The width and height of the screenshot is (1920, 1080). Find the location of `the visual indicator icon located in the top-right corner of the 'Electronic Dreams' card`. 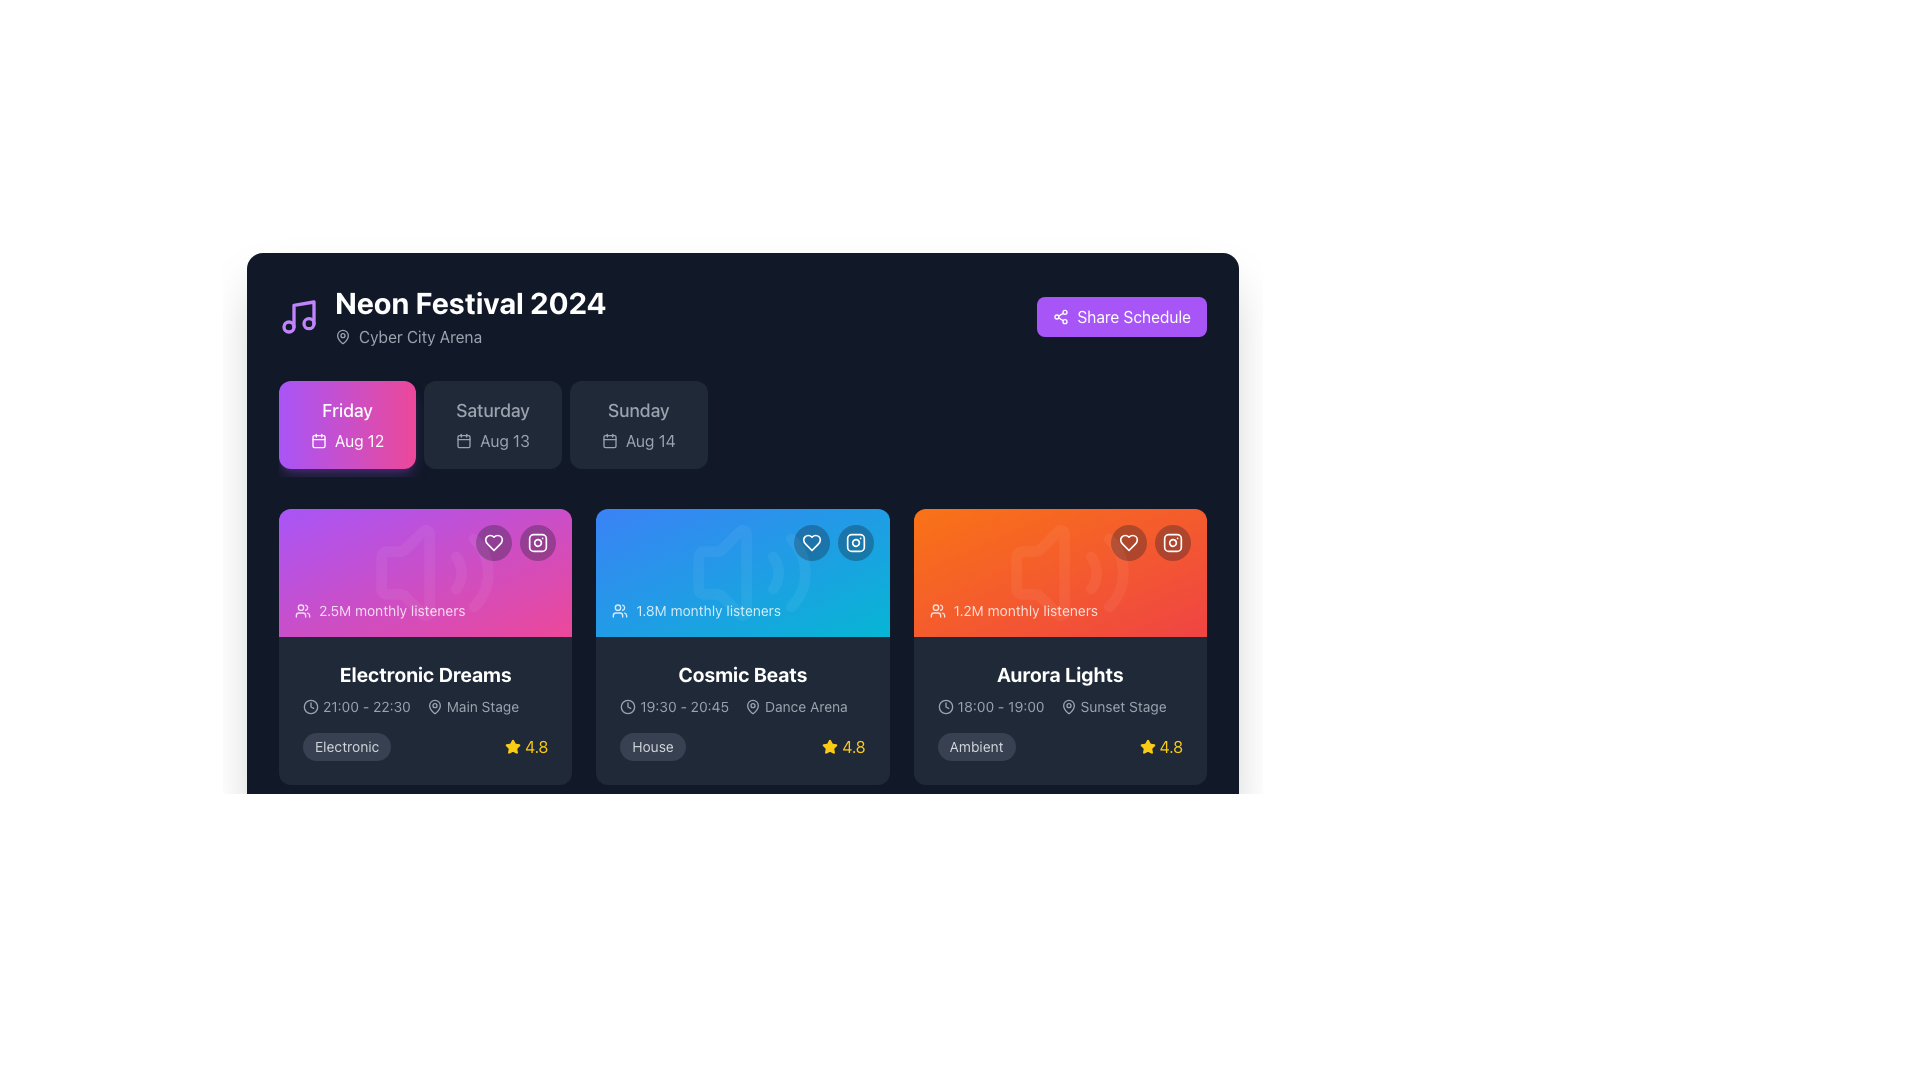

the visual indicator icon located in the top-right corner of the 'Electronic Dreams' card is located at coordinates (538, 543).